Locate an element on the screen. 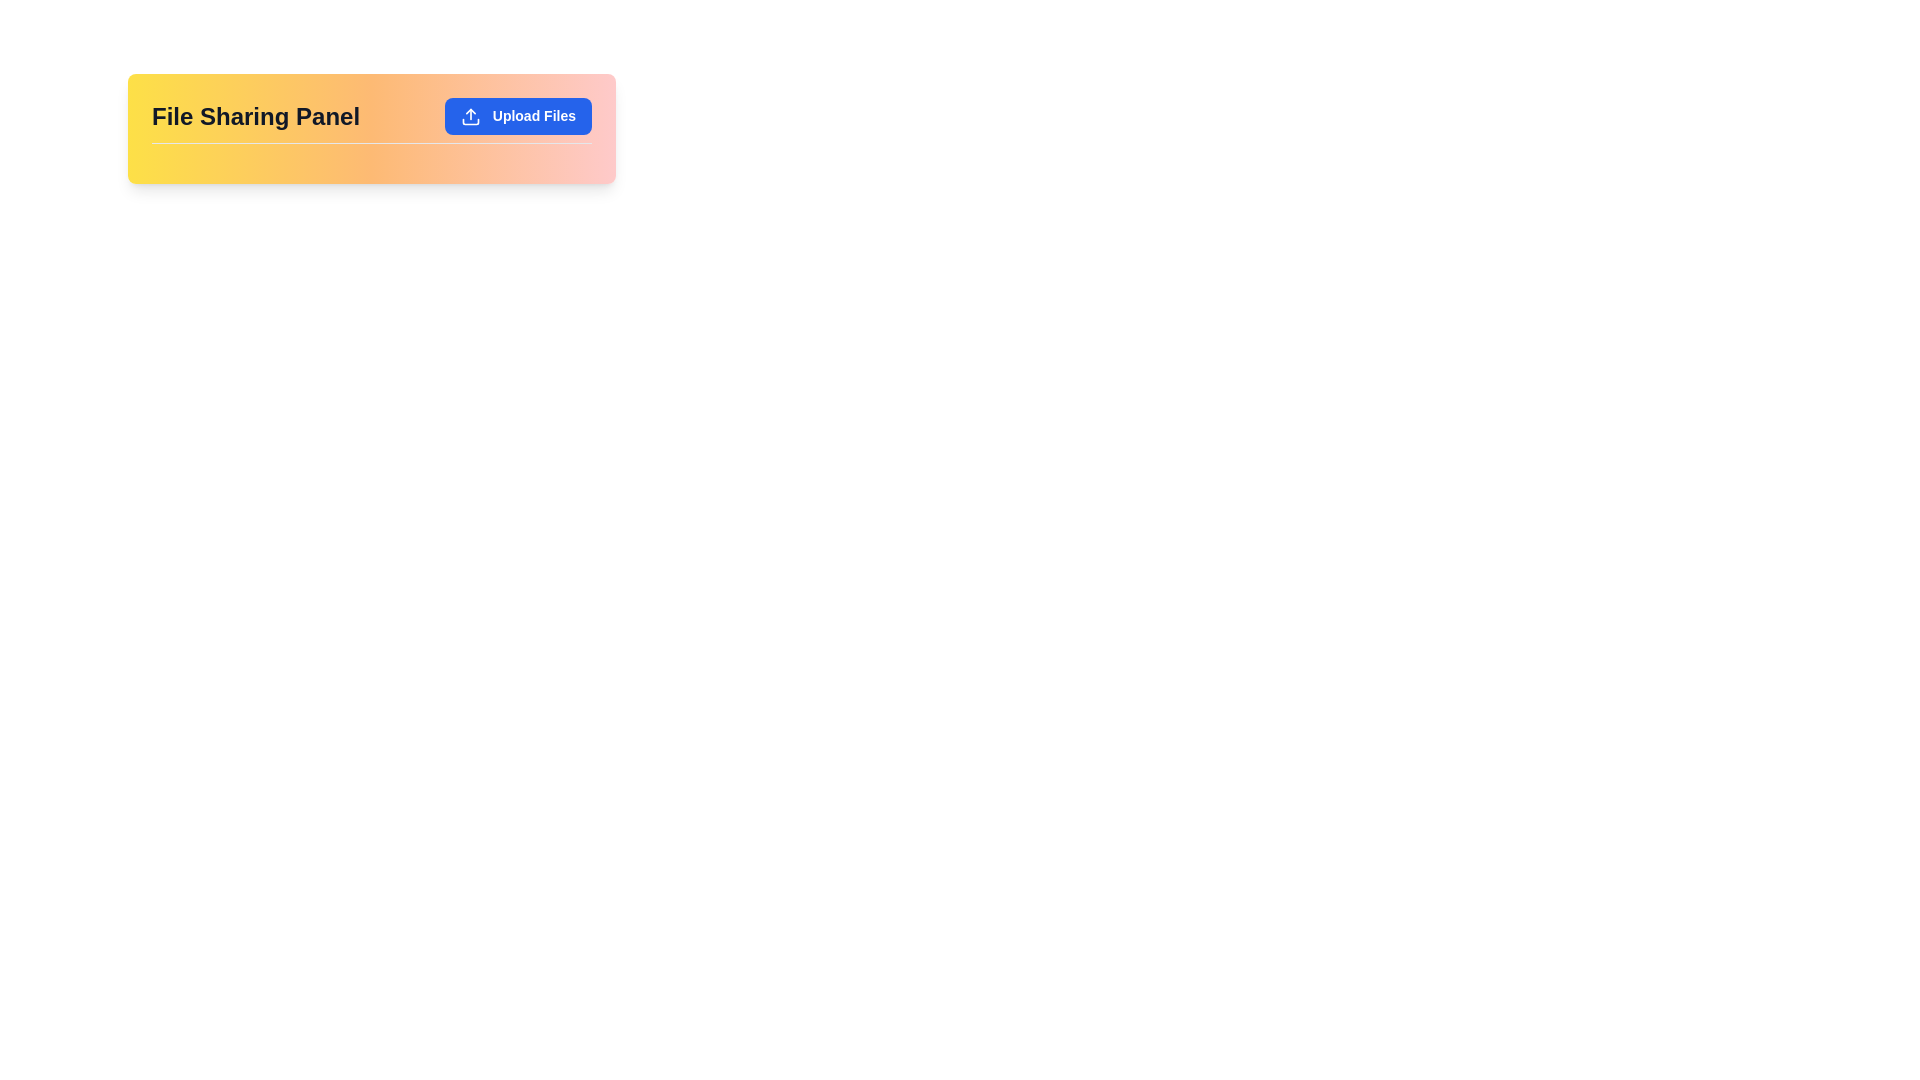  title 'File Sharing Panel' from the topmost panel element that contains a clickable button labeled 'Upload Files' is located at coordinates (372, 120).